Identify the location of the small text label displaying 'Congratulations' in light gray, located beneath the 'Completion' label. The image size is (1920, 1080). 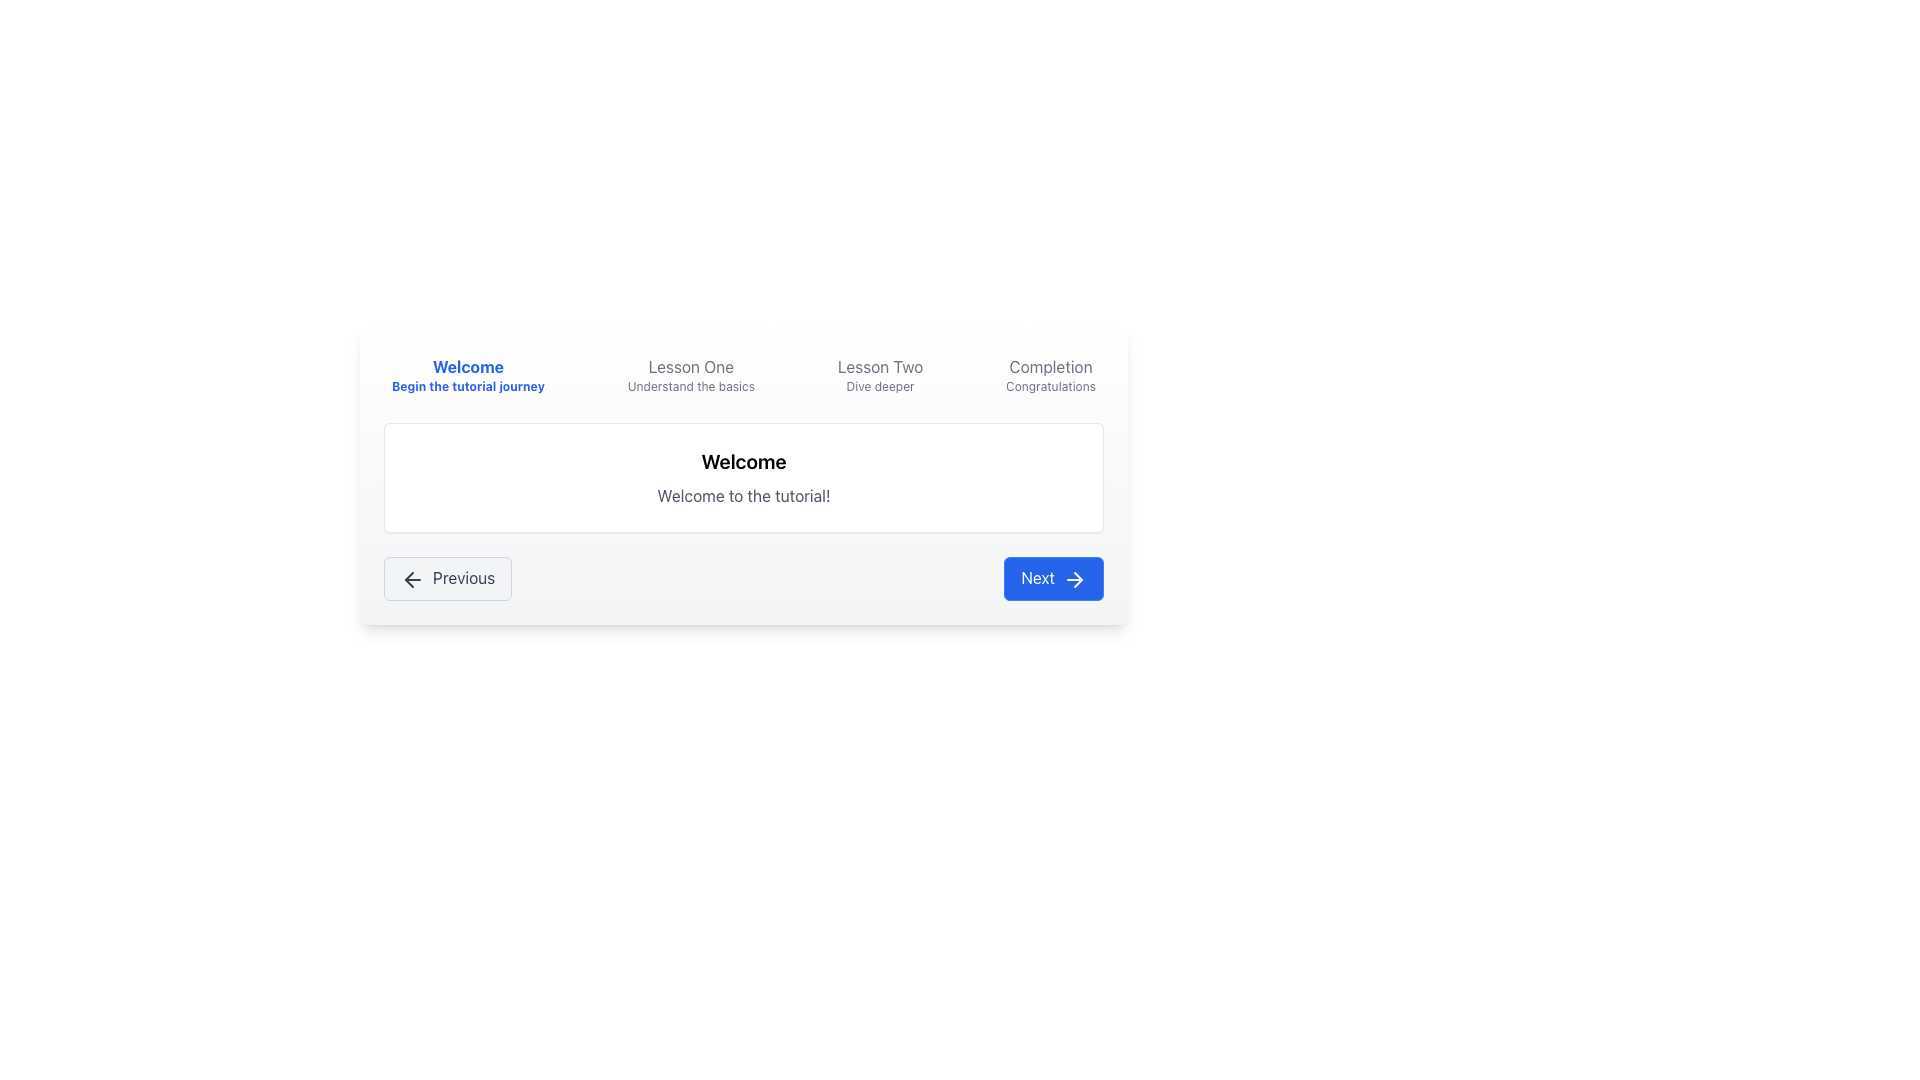
(1050, 386).